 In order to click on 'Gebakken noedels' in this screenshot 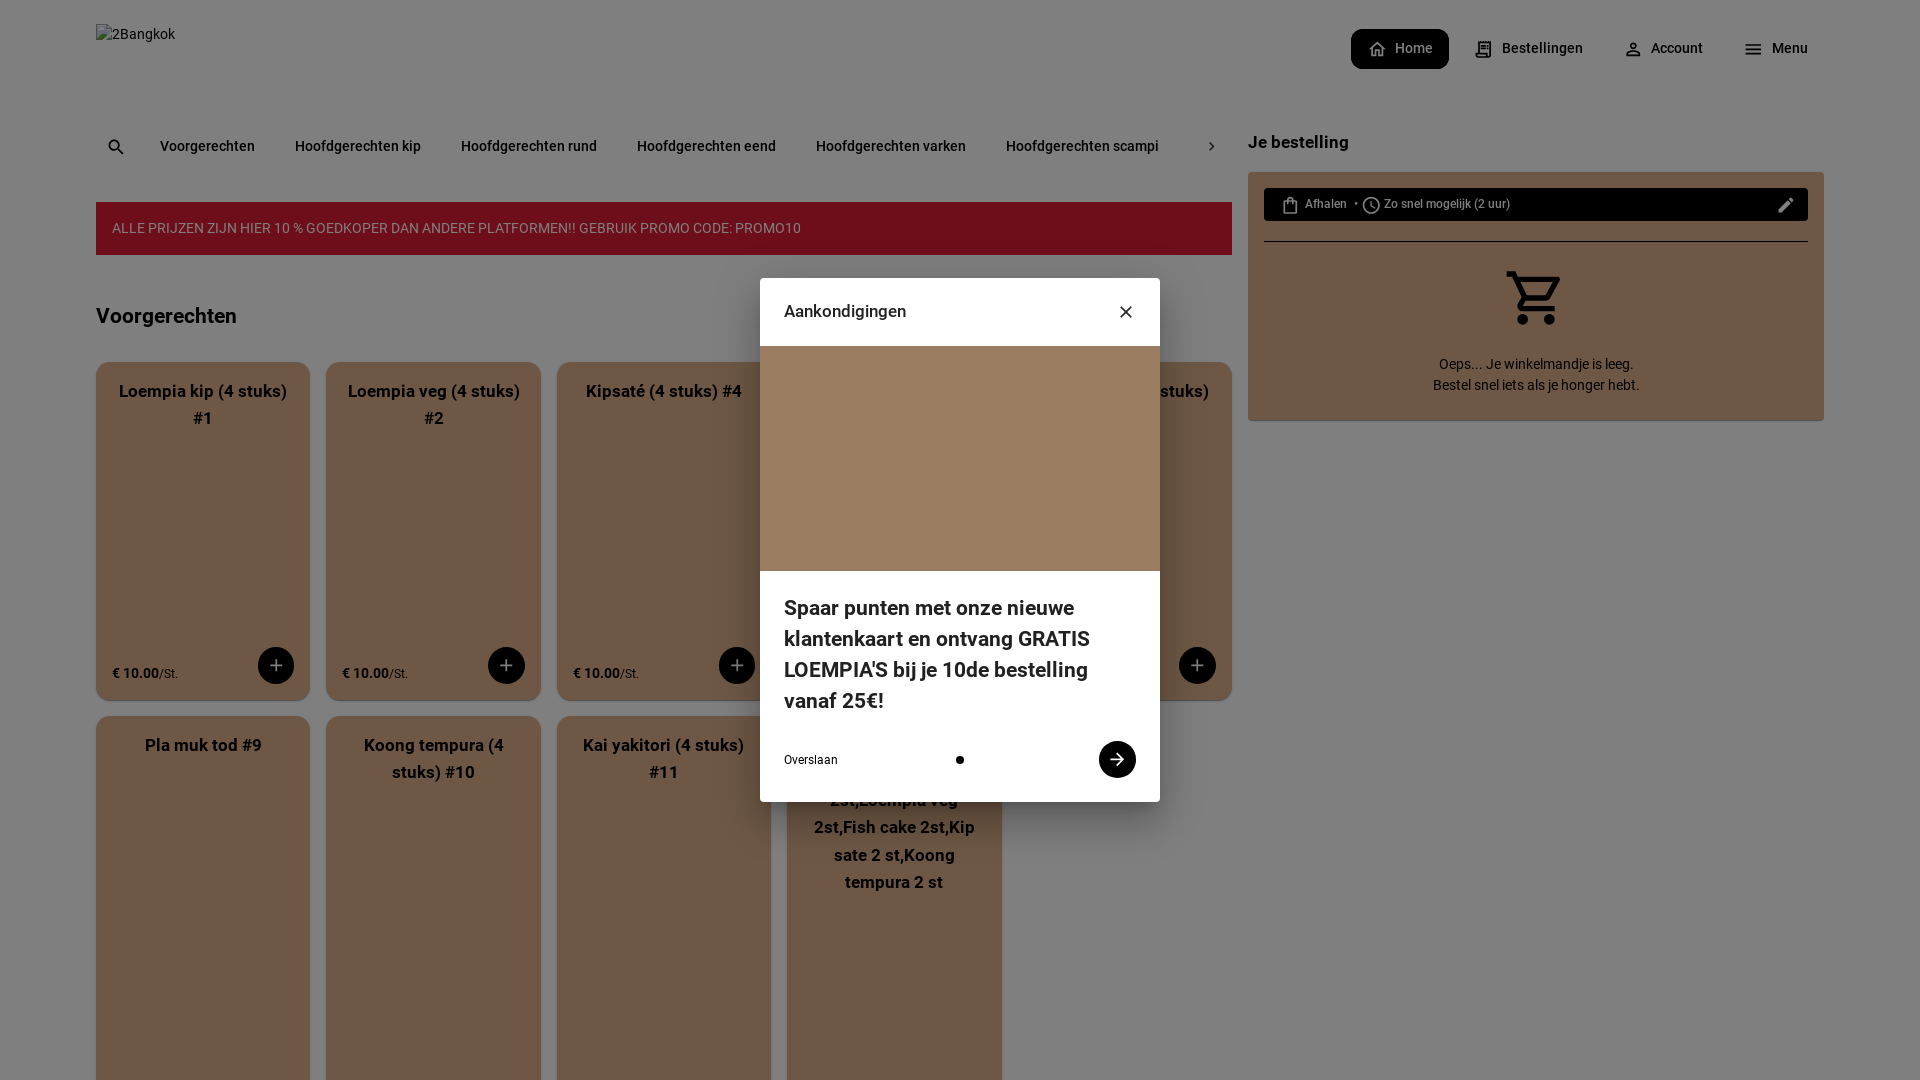, I will do `click(1389, 146)`.